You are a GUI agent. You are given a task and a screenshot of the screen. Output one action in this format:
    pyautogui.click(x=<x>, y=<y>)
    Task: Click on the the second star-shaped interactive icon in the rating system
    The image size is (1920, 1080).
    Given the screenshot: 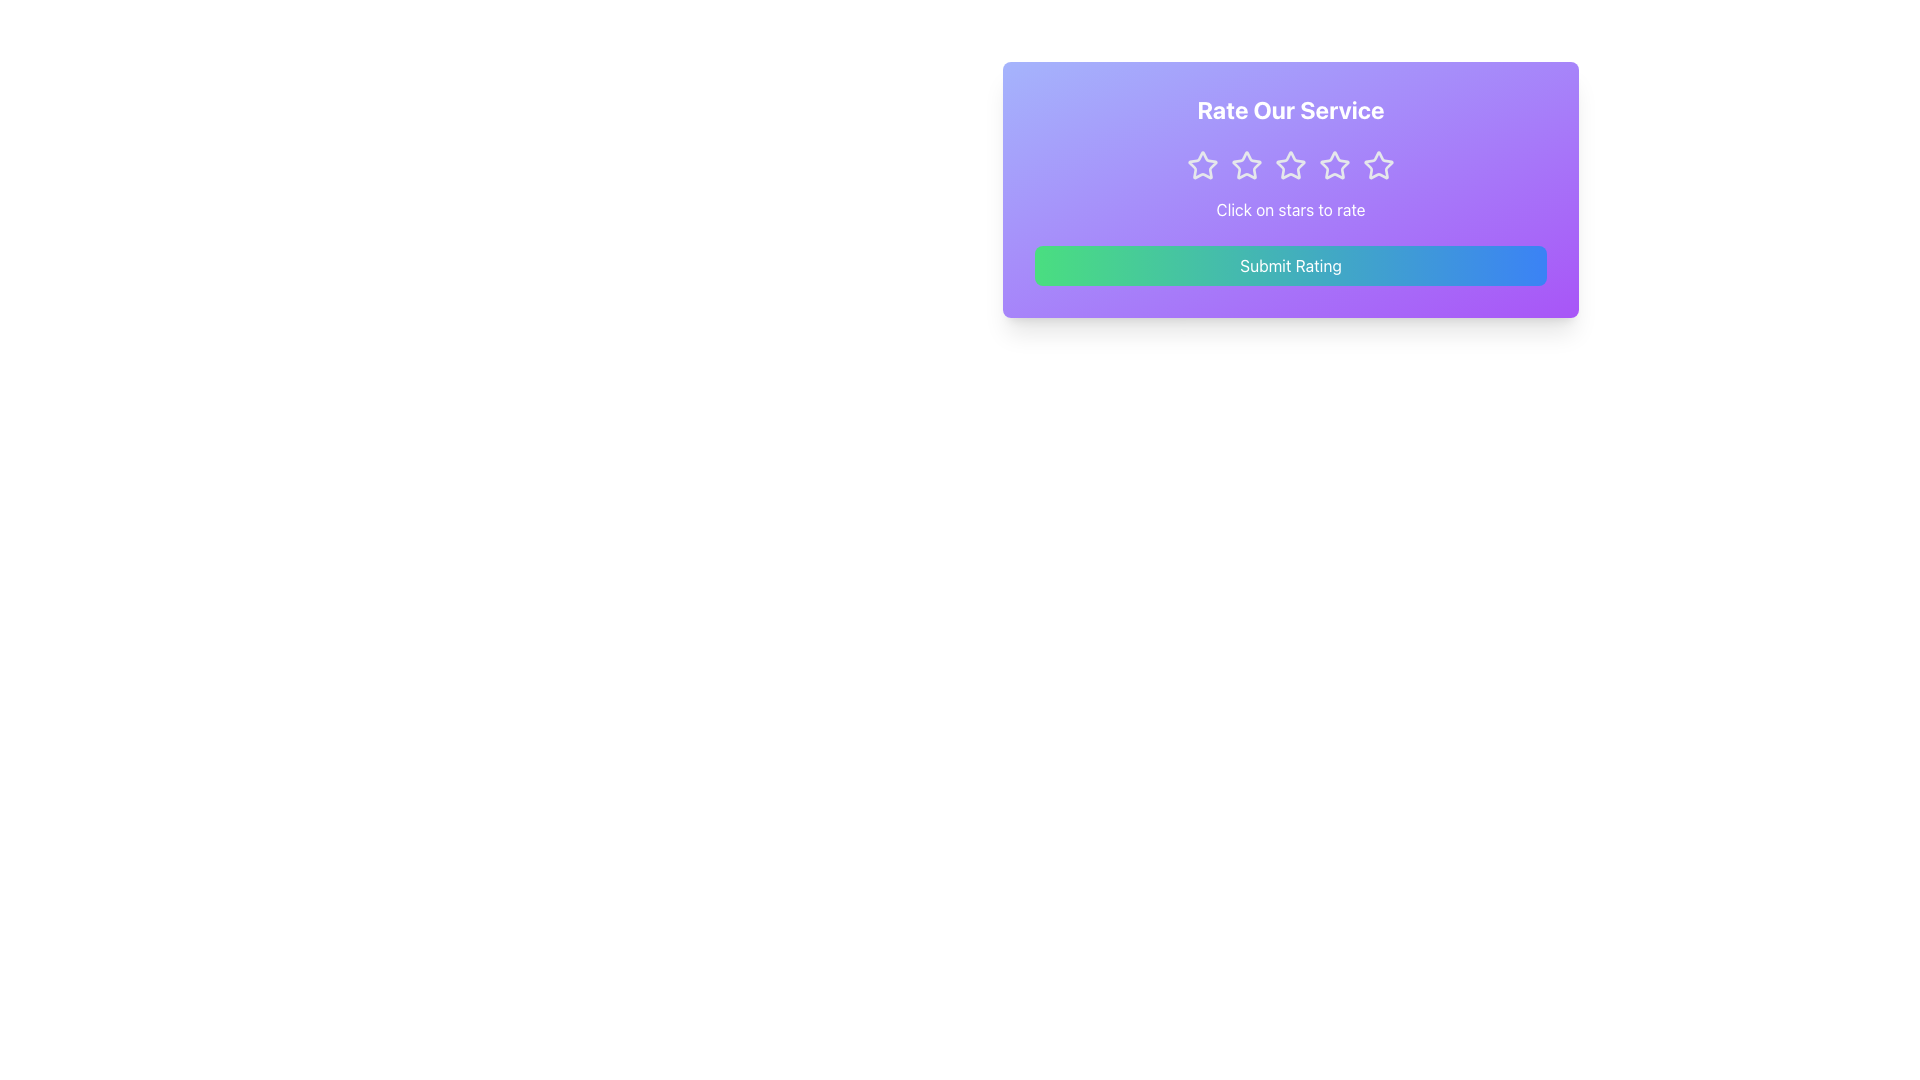 What is the action you would take?
    pyautogui.click(x=1290, y=164)
    